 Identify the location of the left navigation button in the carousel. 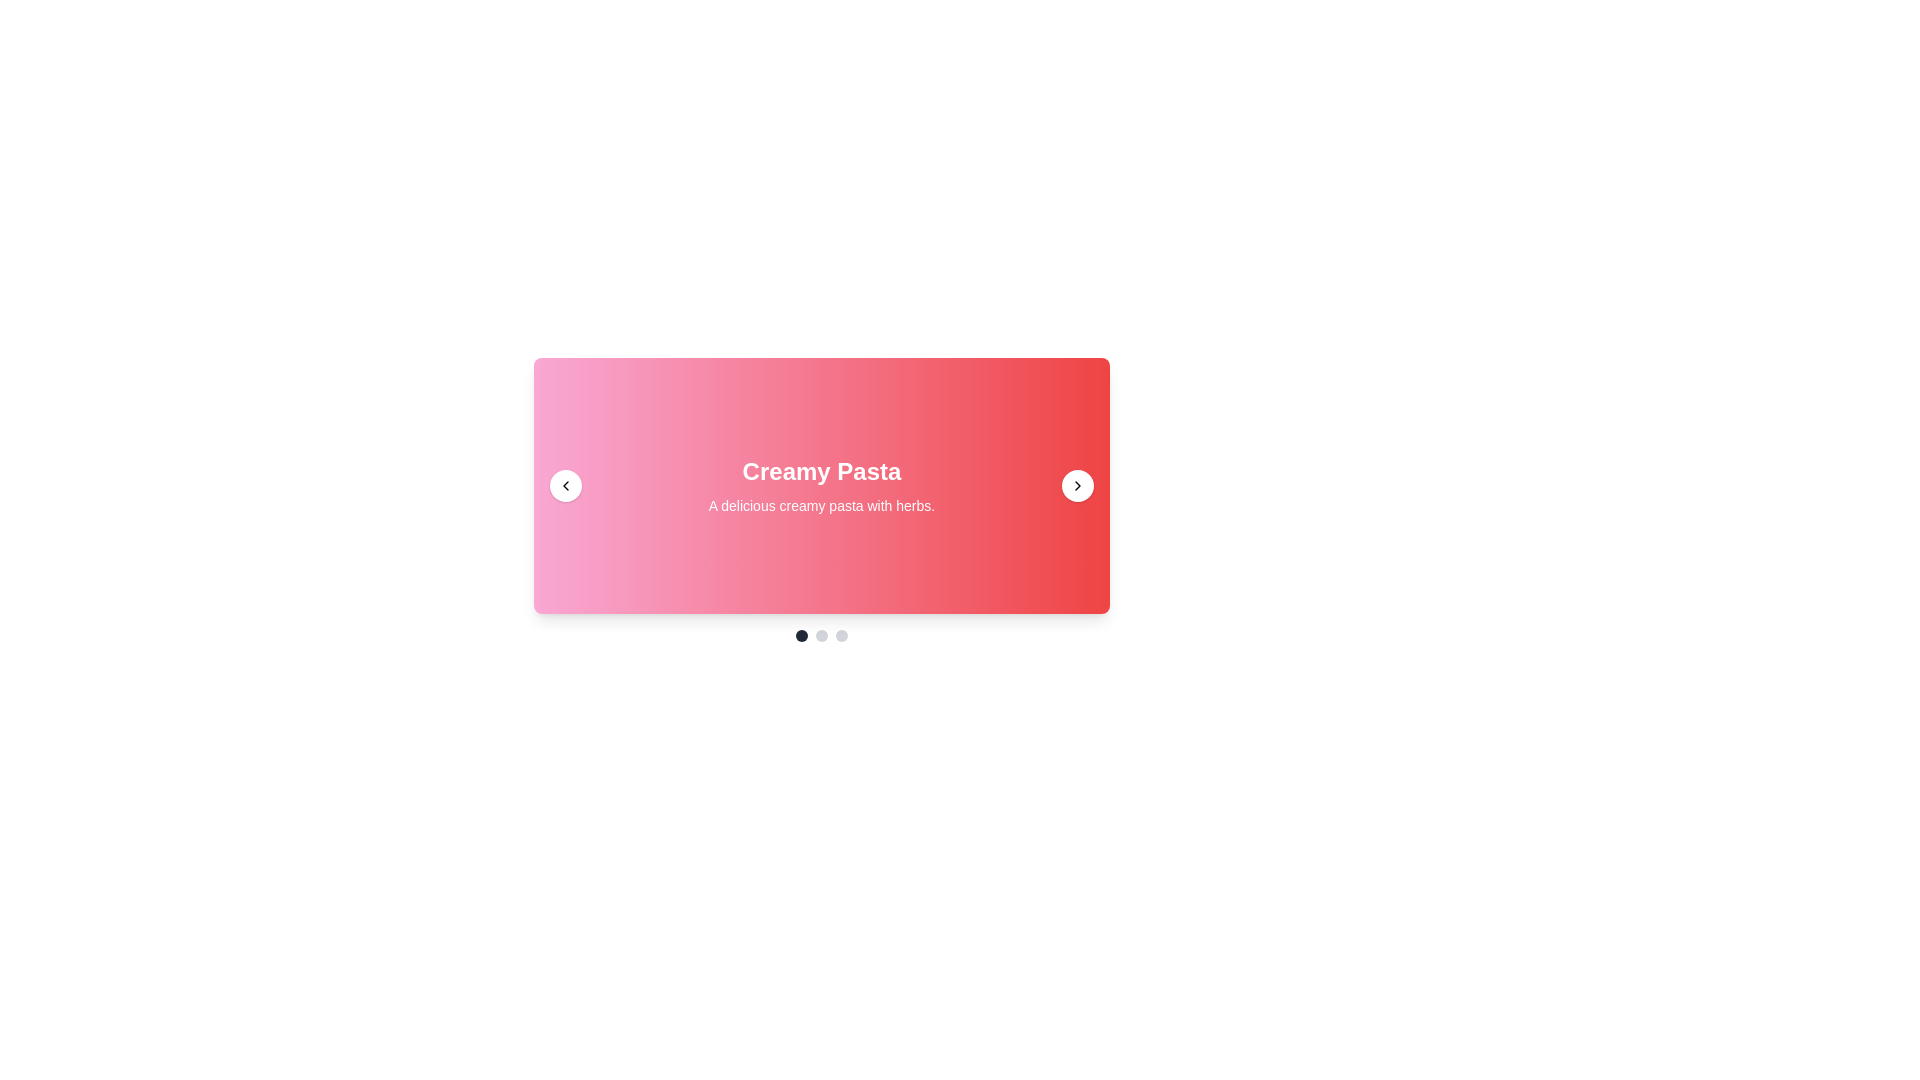
(565, 486).